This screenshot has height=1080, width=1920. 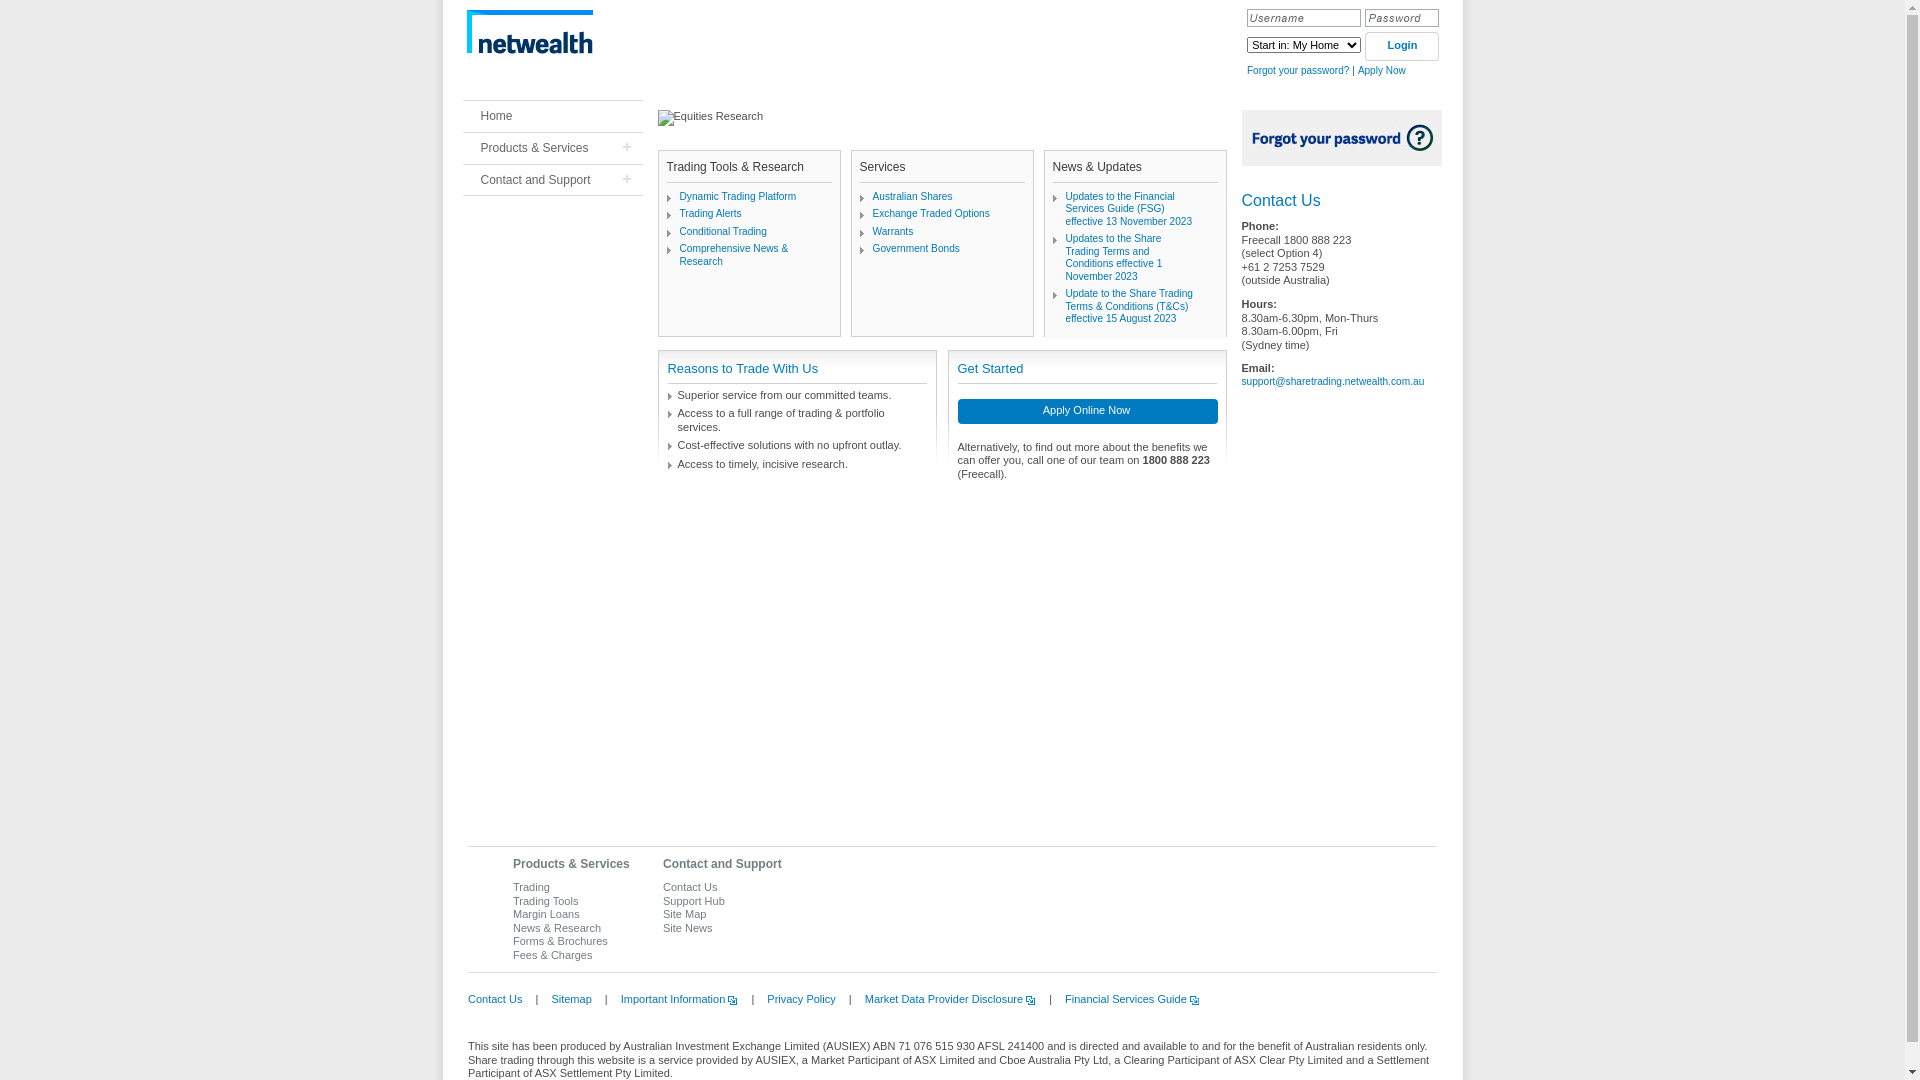 I want to click on 'Important Information', so click(x=674, y=999).